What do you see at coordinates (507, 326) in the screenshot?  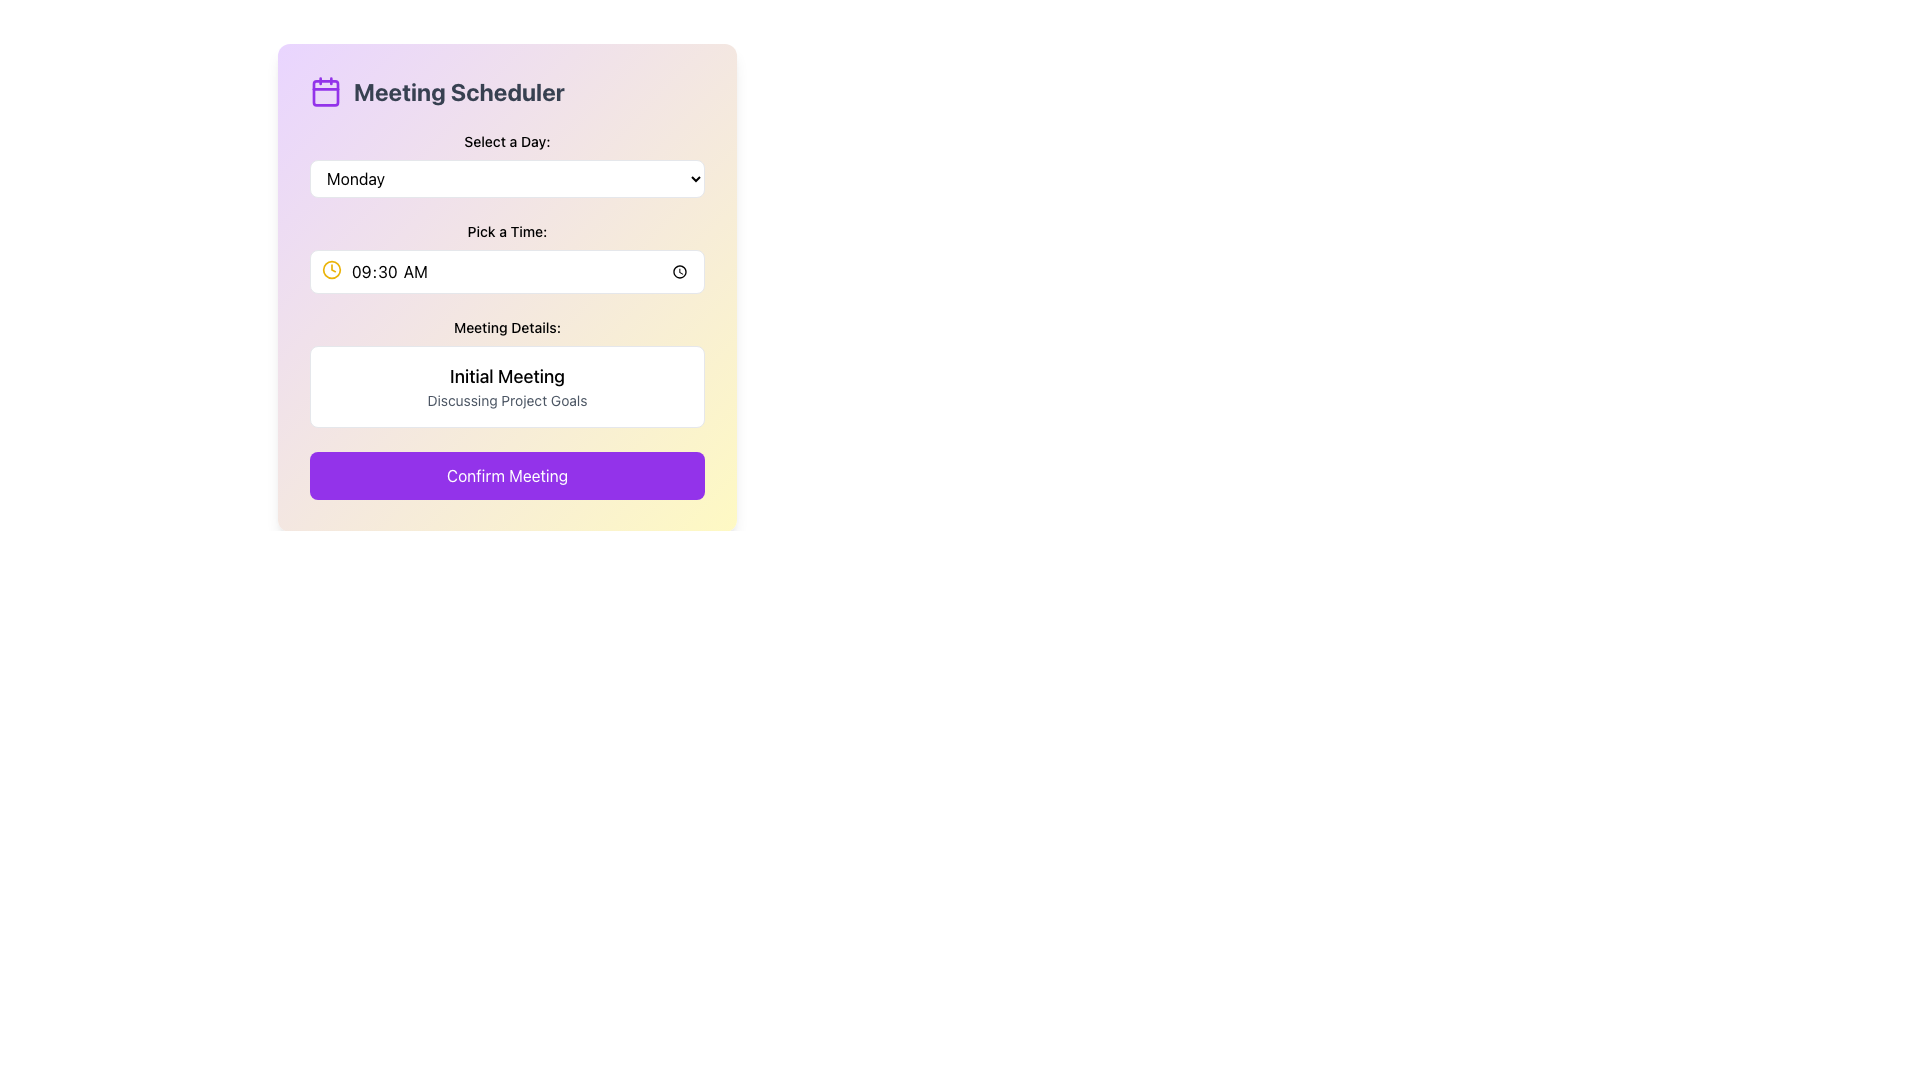 I see `the static text label displaying 'Meeting Details:' located in the 'Meeting Scheduler' interface, positioned above the meeting details section` at bounding box center [507, 326].